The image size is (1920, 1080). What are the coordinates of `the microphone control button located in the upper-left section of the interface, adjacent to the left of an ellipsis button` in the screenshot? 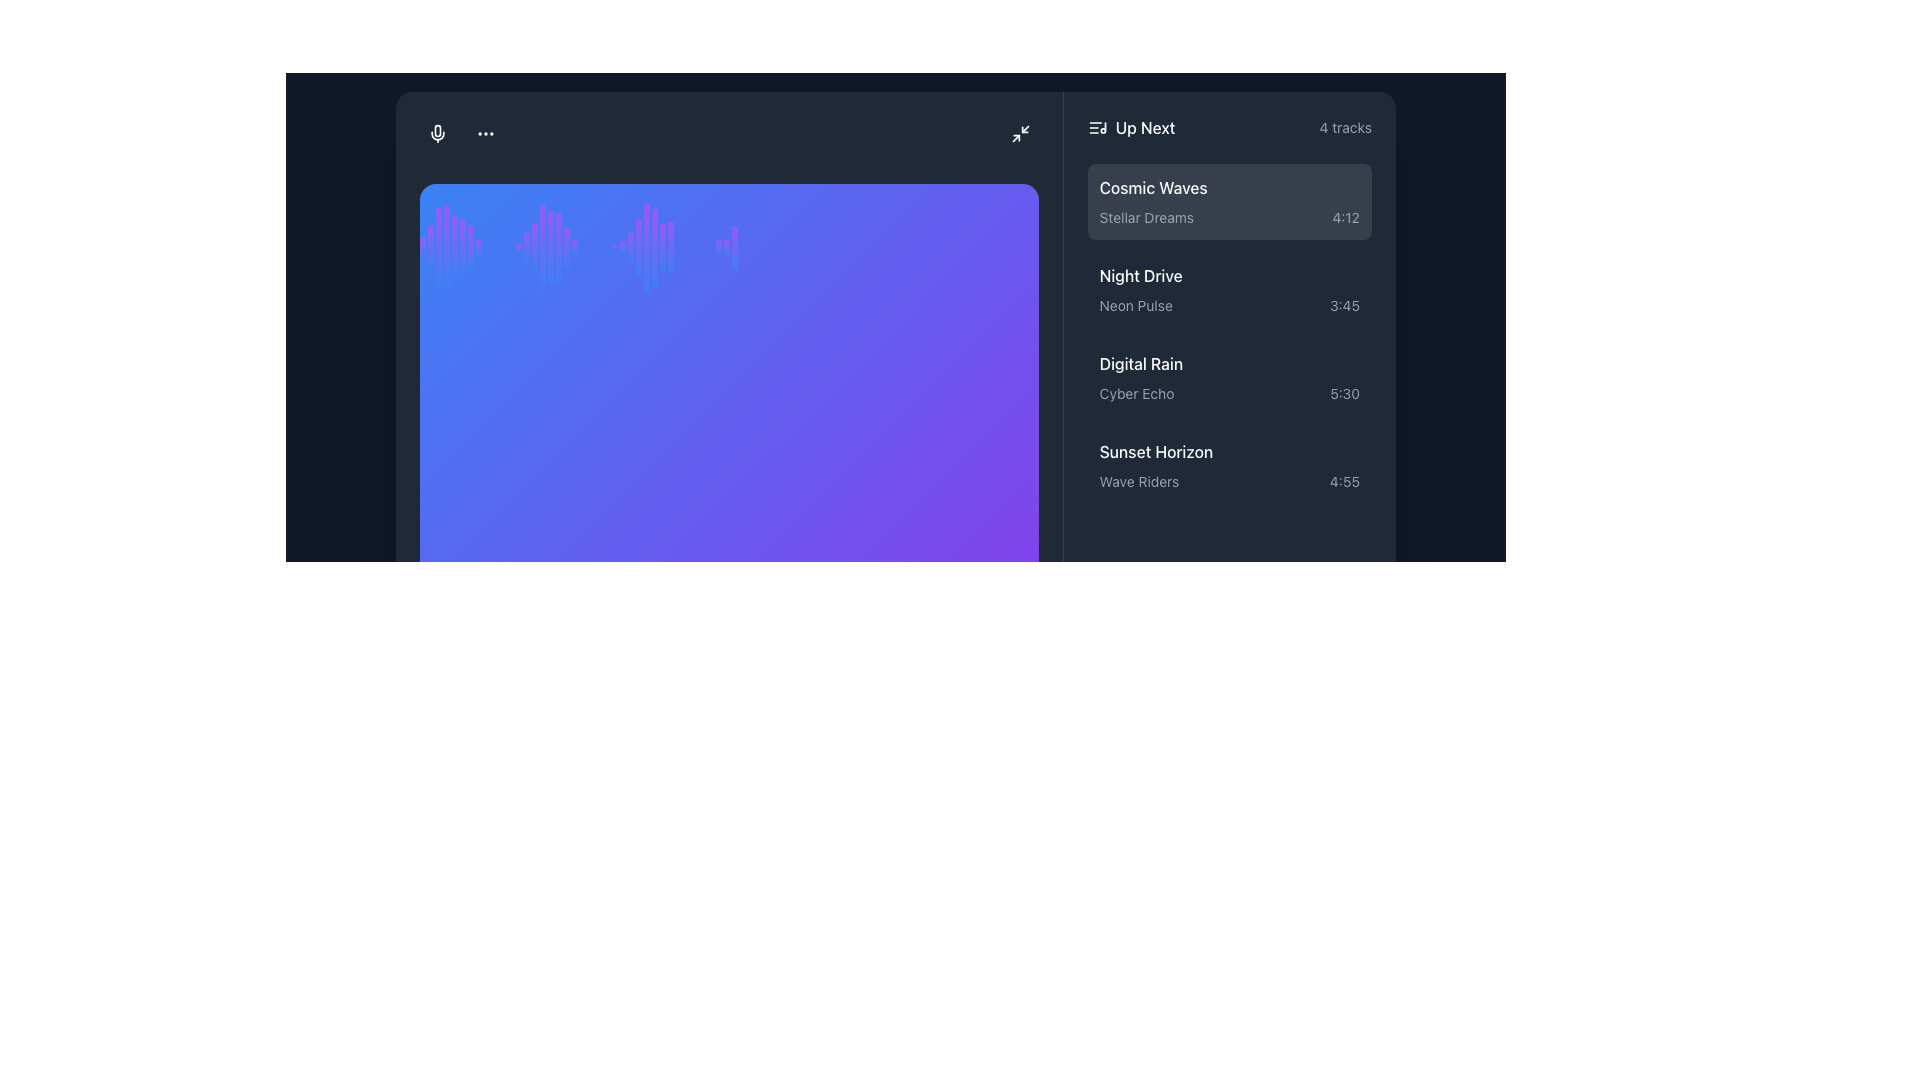 It's located at (436, 132).